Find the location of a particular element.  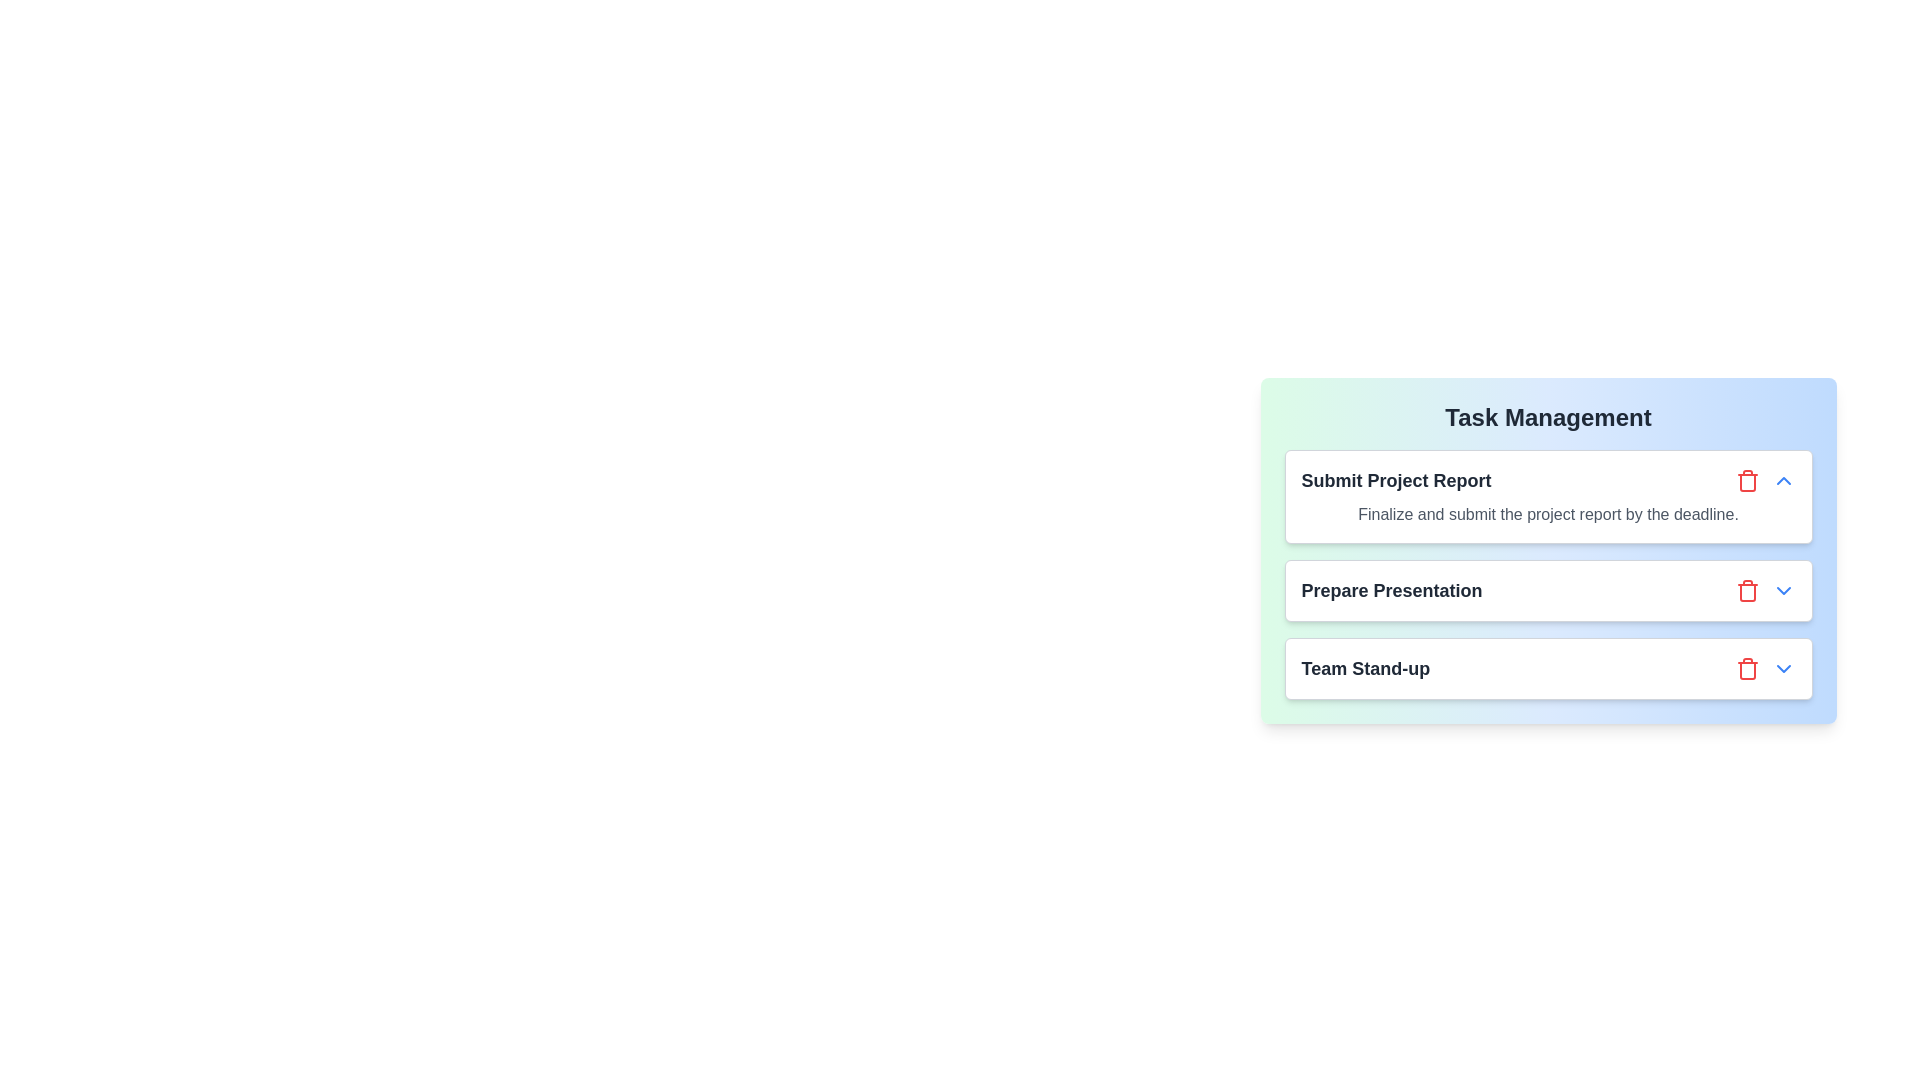

the text label element that reads 'Finalize and submit the project report by the deadline.' which is located beneath the 'Submit Project Report' label in the 'Task Management' panel is located at coordinates (1547, 514).